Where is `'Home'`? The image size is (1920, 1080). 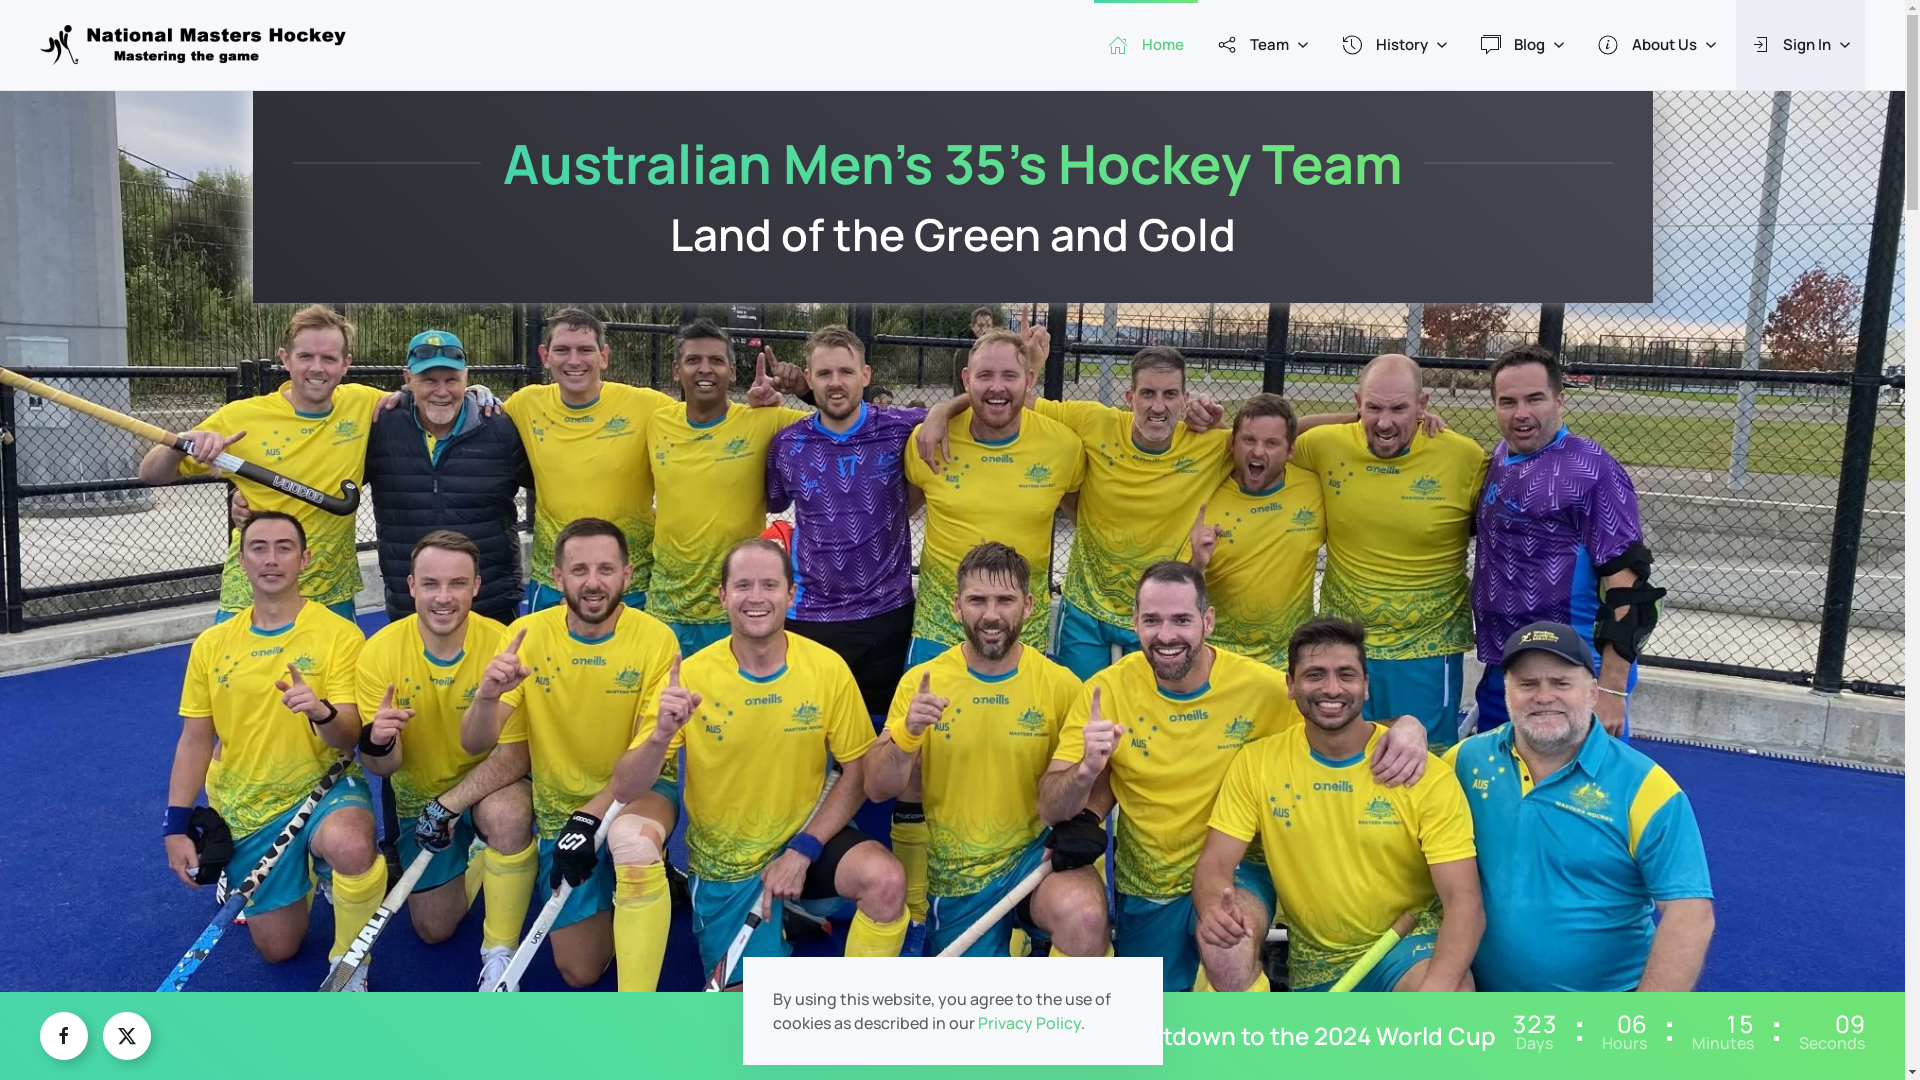 'Home' is located at coordinates (1146, 45).